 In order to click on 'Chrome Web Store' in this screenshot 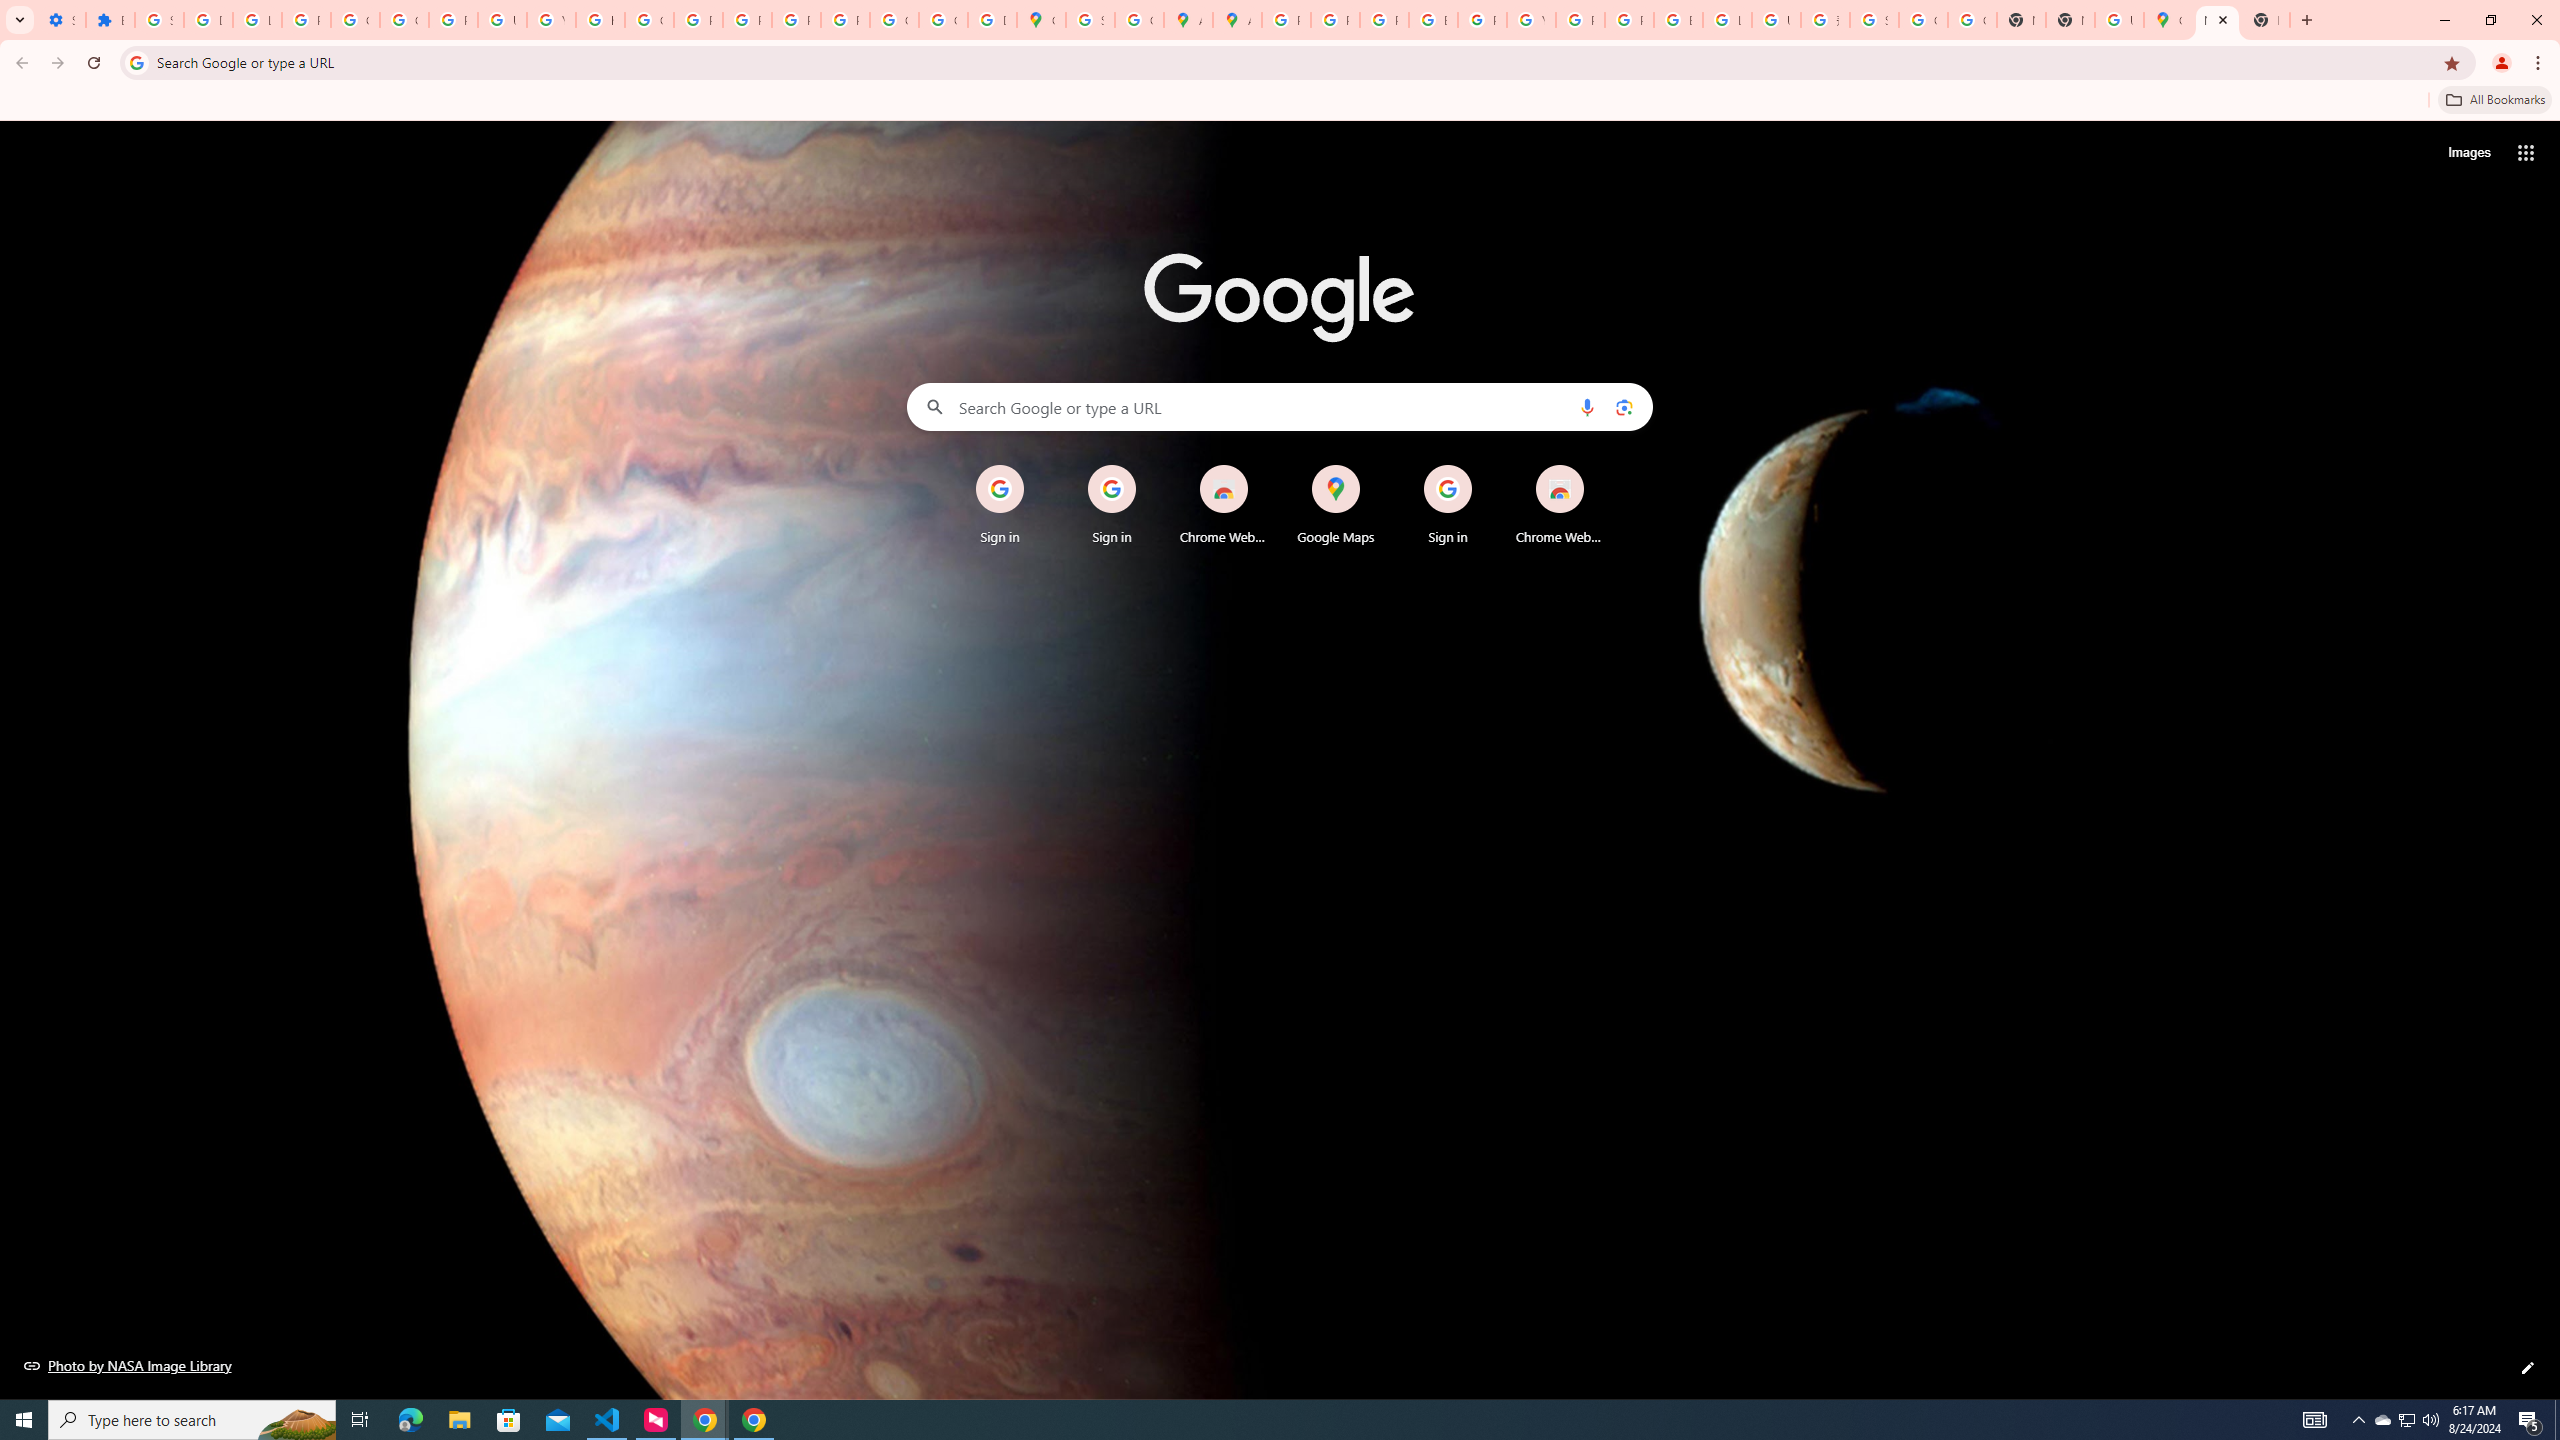, I will do `click(1560, 505)`.